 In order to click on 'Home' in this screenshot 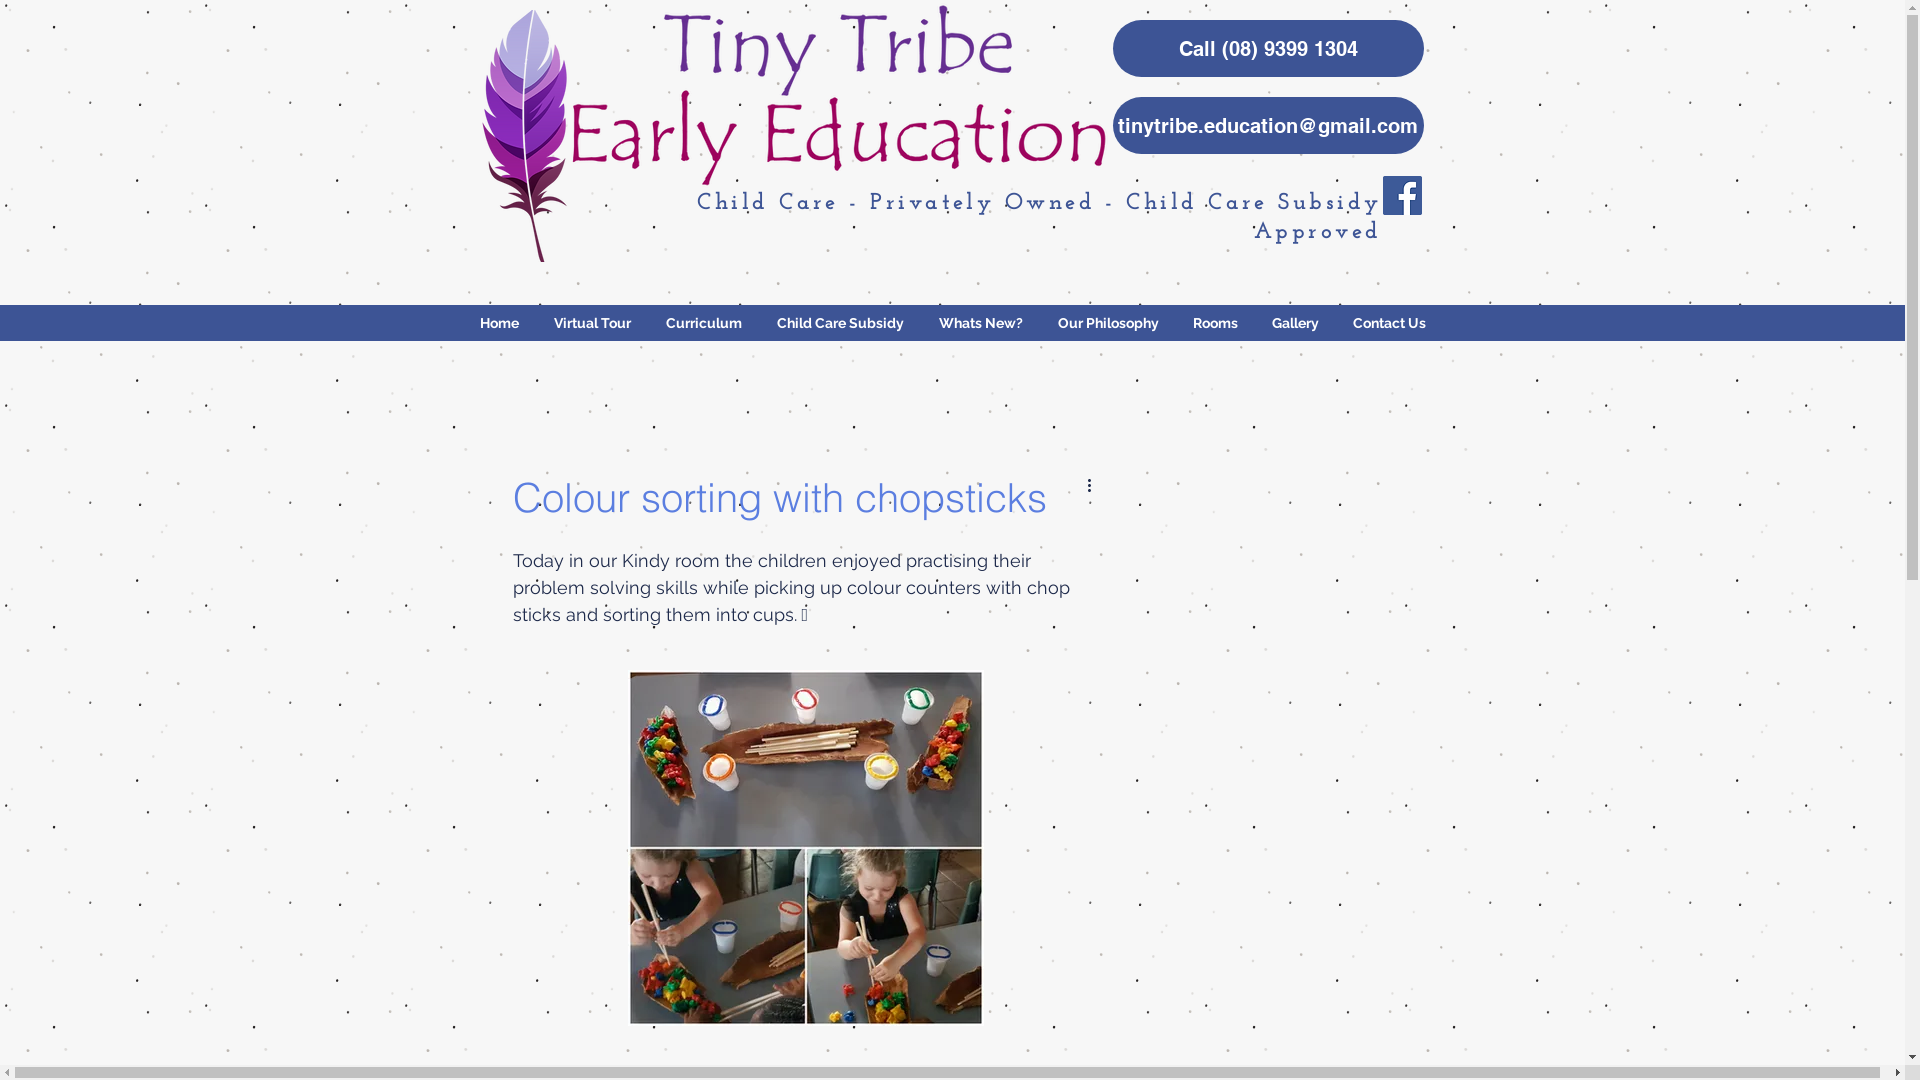, I will do `click(499, 322)`.